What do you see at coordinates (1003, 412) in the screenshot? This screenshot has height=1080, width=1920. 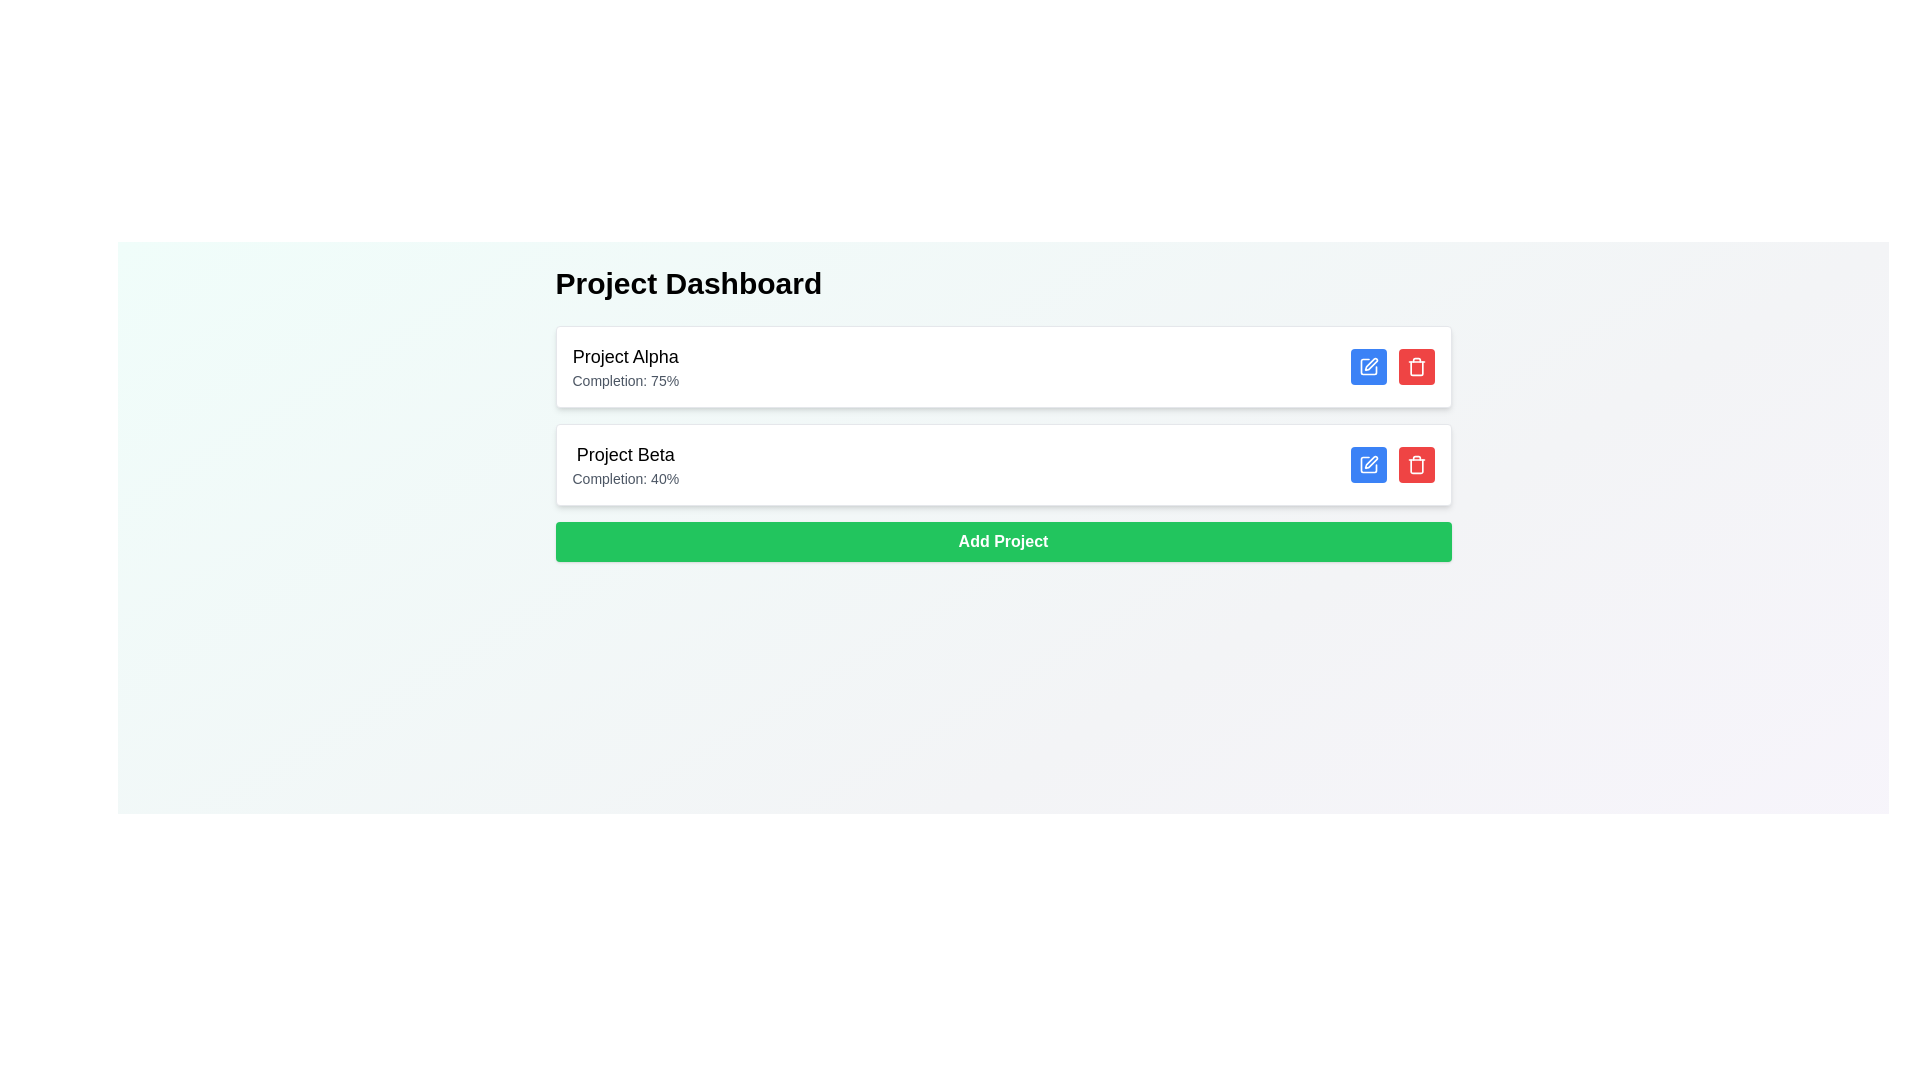 I see `project information from the main overview and interaction hub for managing projects, which includes multiple subcomponents like labels, buttons, and icons, located centrally below the header section` at bounding box center [1003, 412].